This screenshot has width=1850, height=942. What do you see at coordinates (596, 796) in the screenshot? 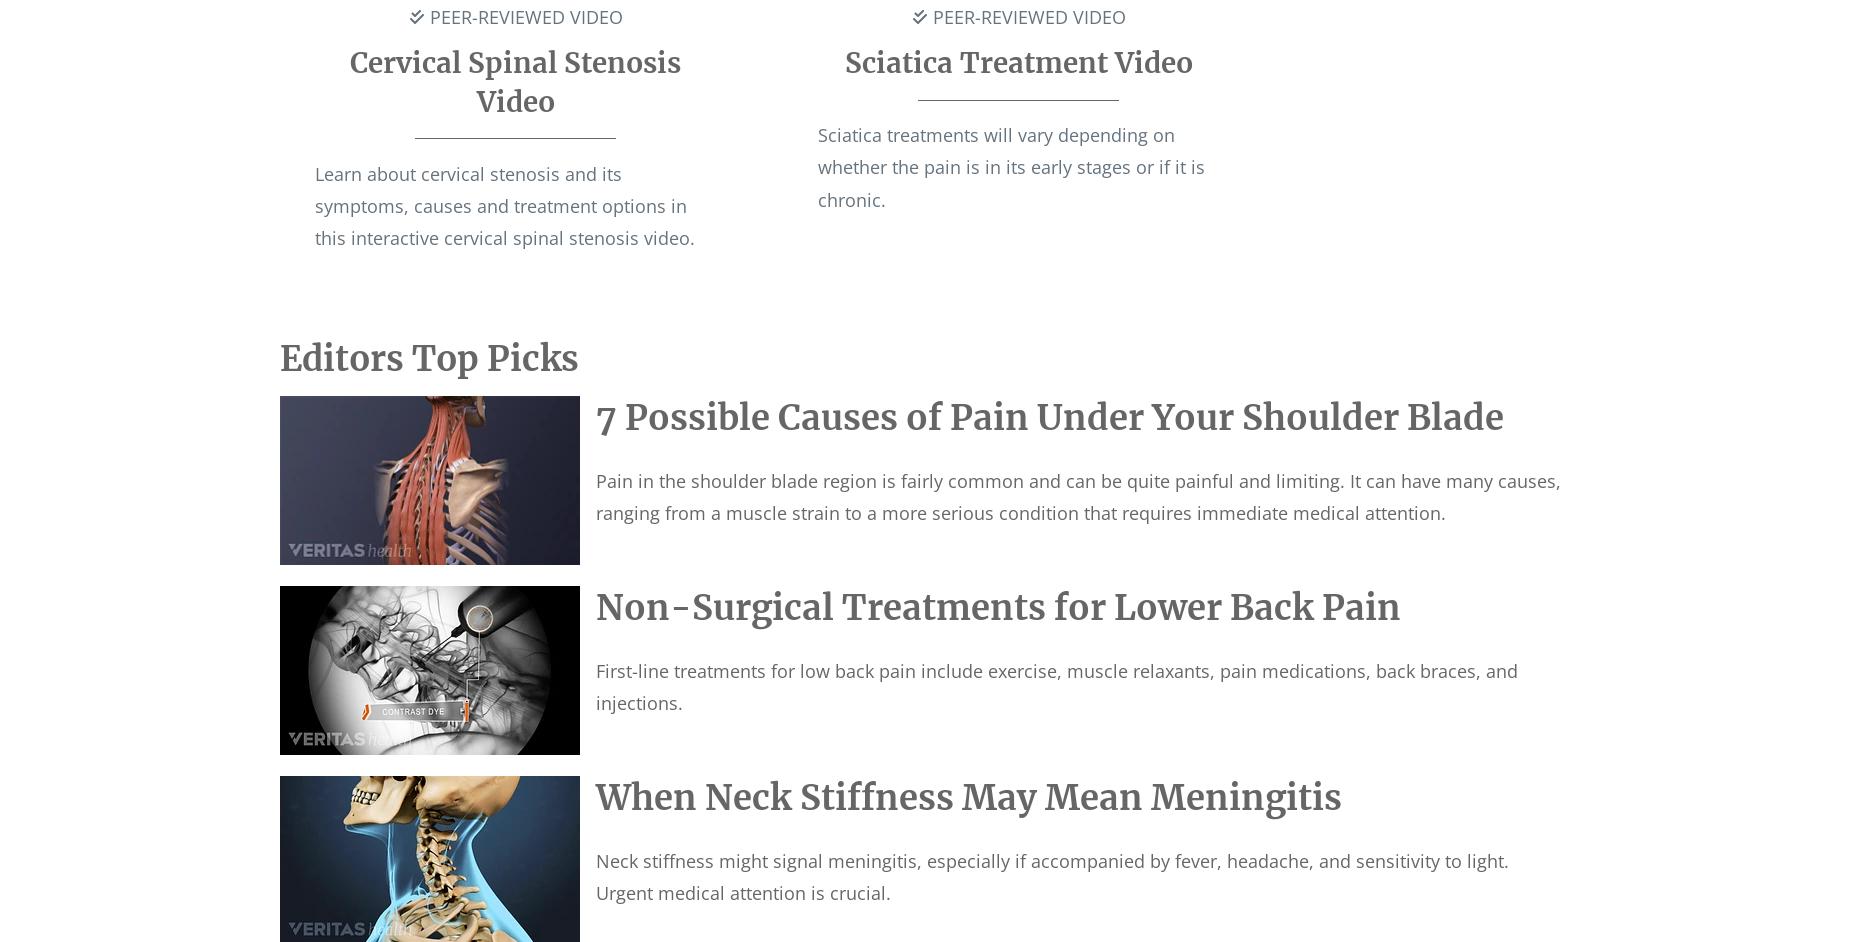
I see `'When Neck Stiffness May Mean Meningitis'` at bounding box center [596, 796].